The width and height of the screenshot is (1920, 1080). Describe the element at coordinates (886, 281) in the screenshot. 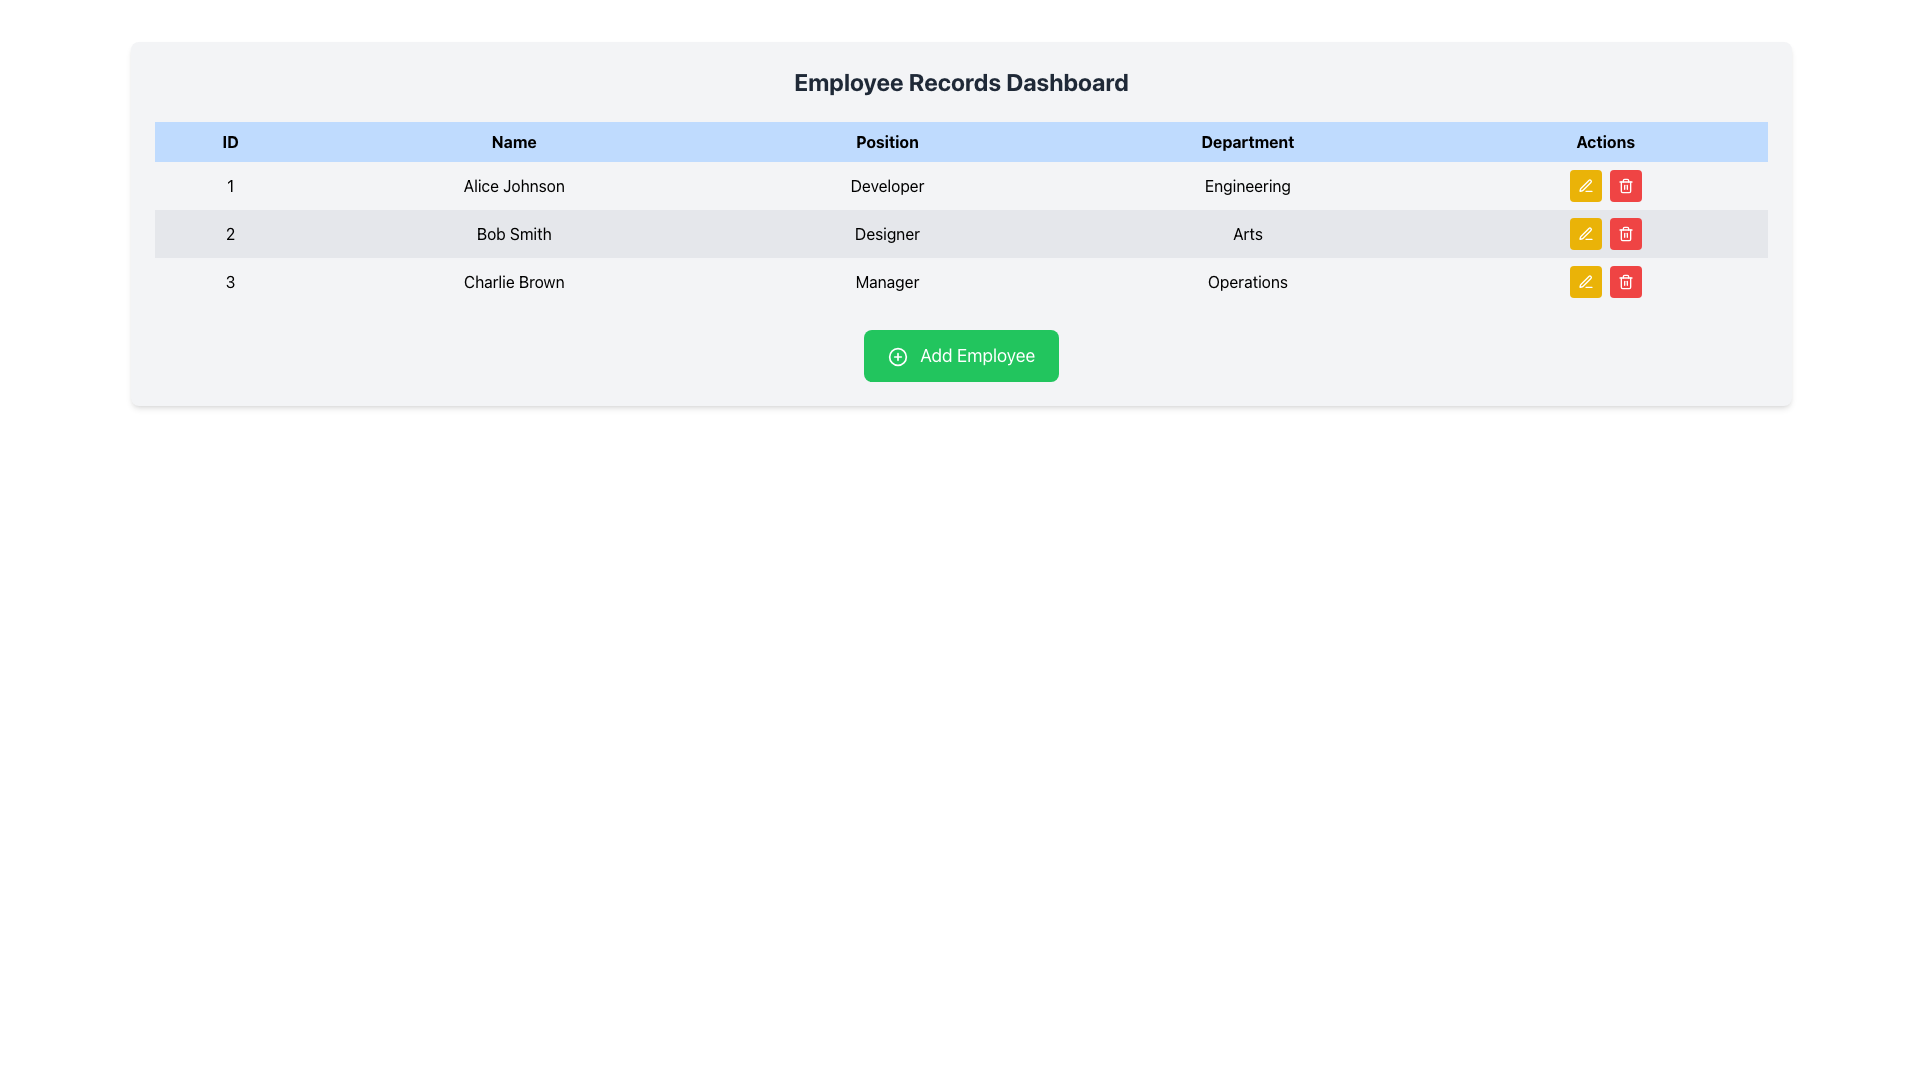

I see `the Text Label displaying 'Manager' located in the third row of the table in the 'Position' column` at that location.